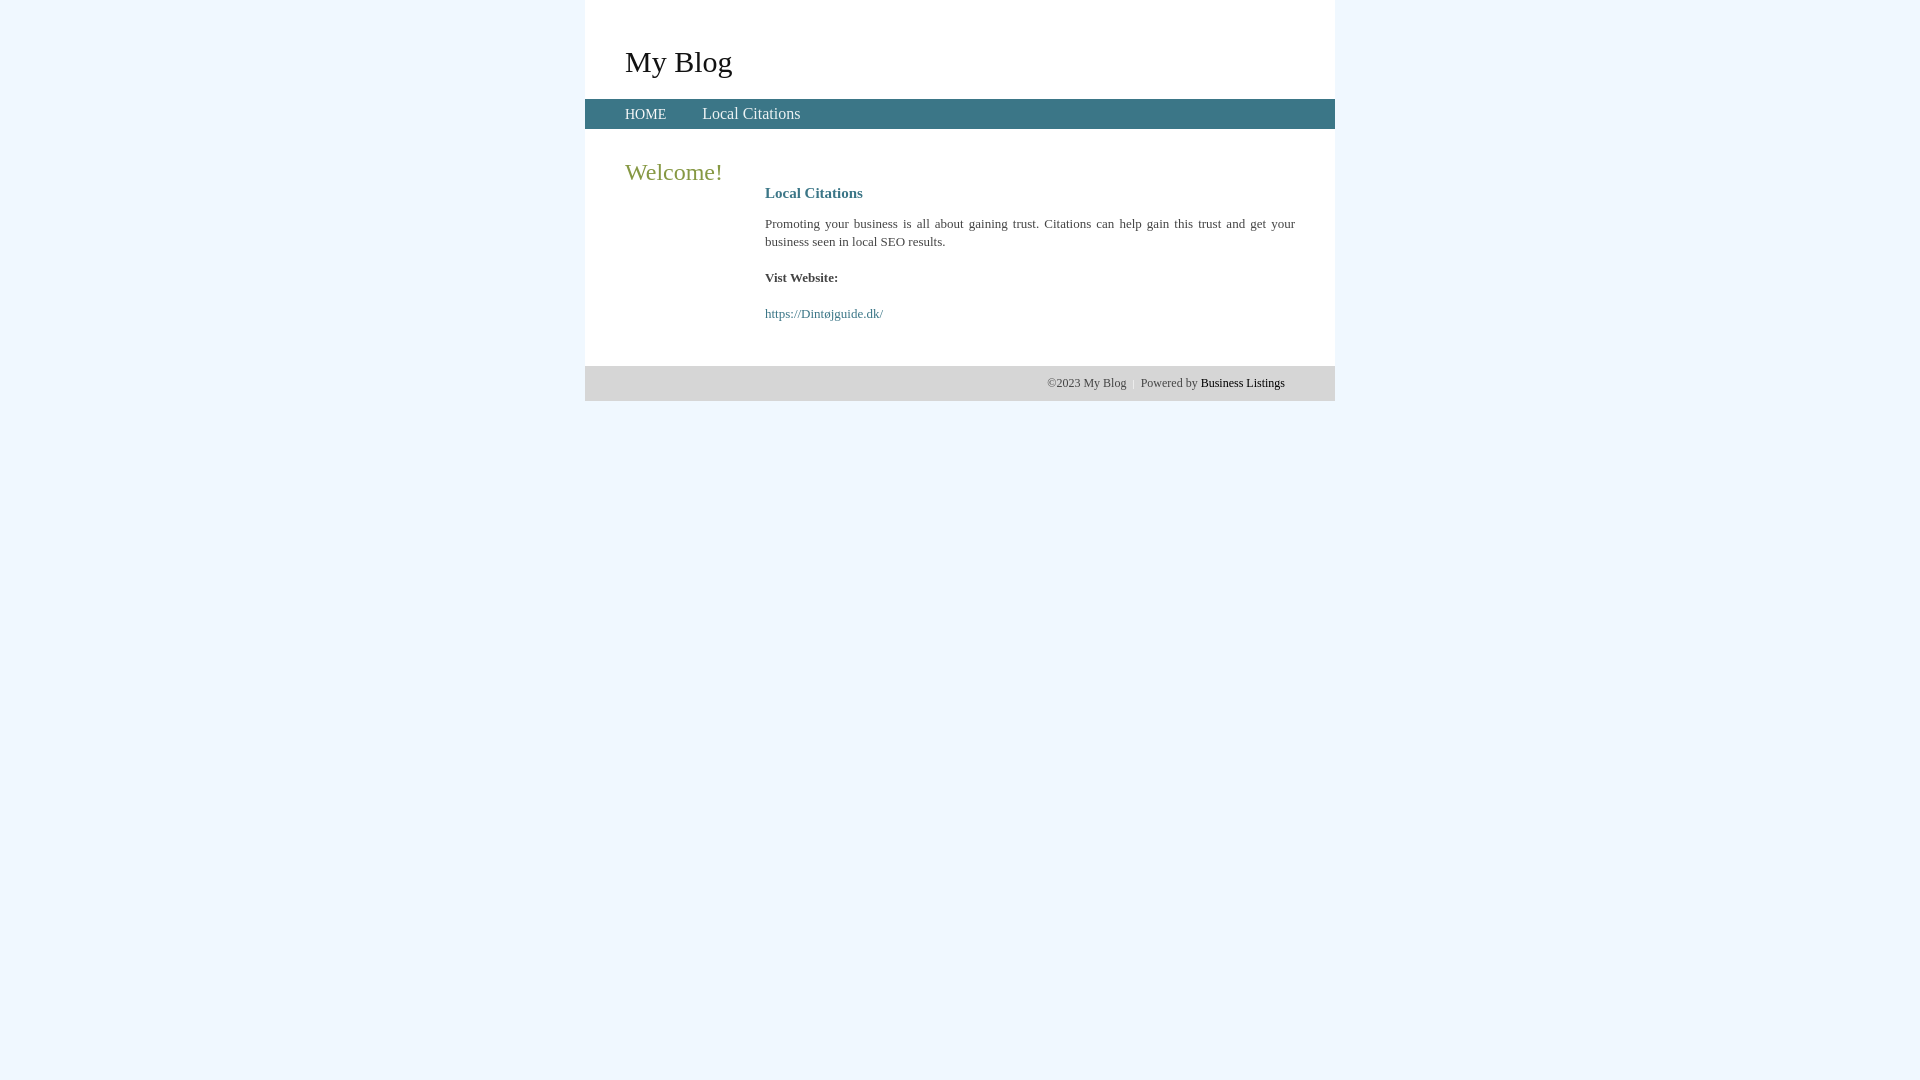 The width and height of the screenshot is (1920, 1080). I want to click on 'Local Citations', so click(701, 113).